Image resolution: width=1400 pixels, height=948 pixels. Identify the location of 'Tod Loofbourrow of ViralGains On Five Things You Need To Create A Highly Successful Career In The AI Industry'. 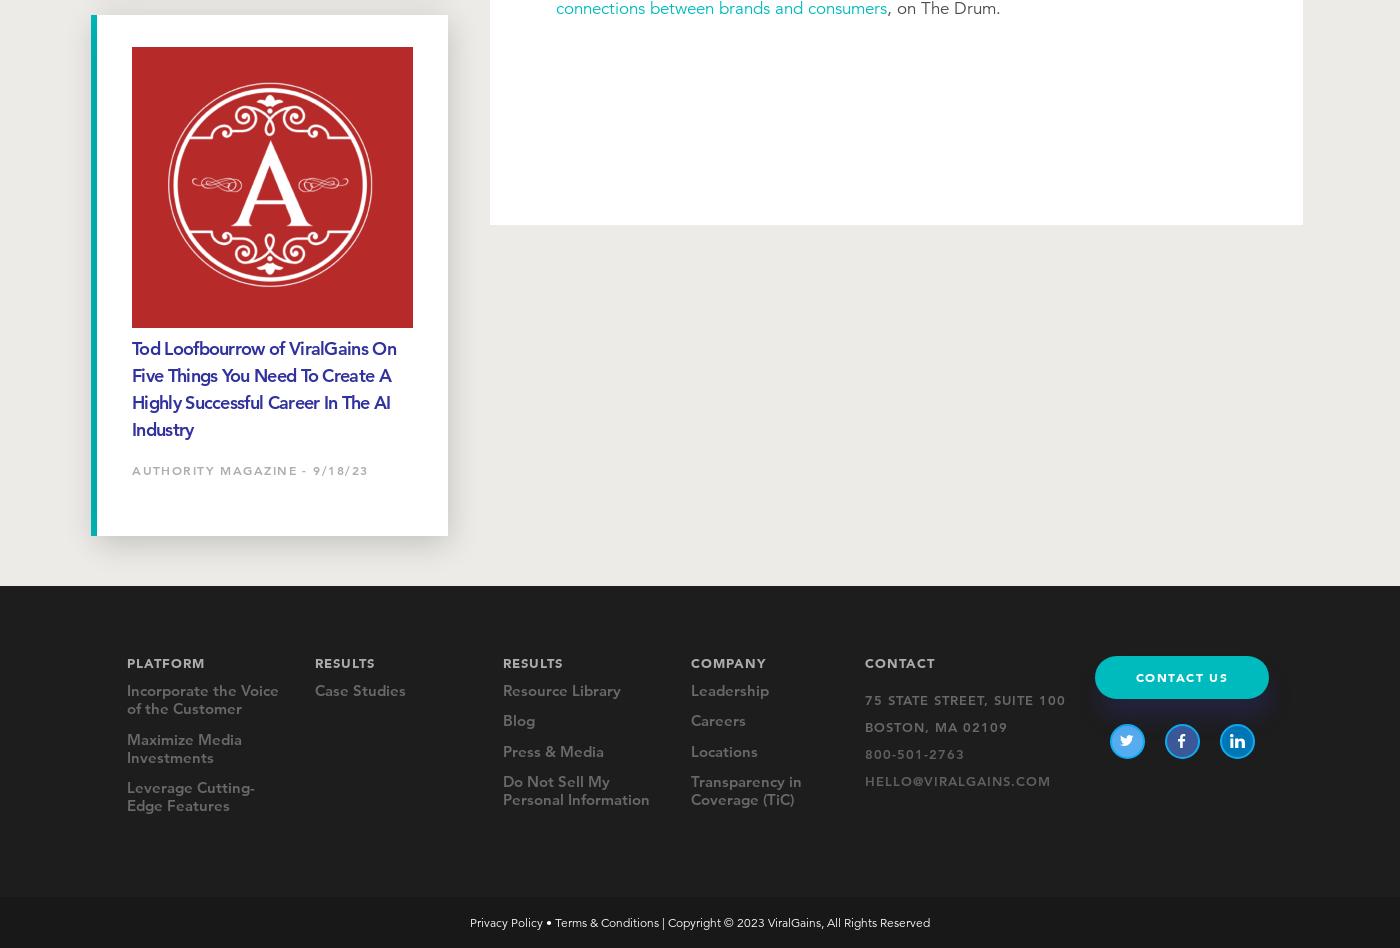
(263, 387).